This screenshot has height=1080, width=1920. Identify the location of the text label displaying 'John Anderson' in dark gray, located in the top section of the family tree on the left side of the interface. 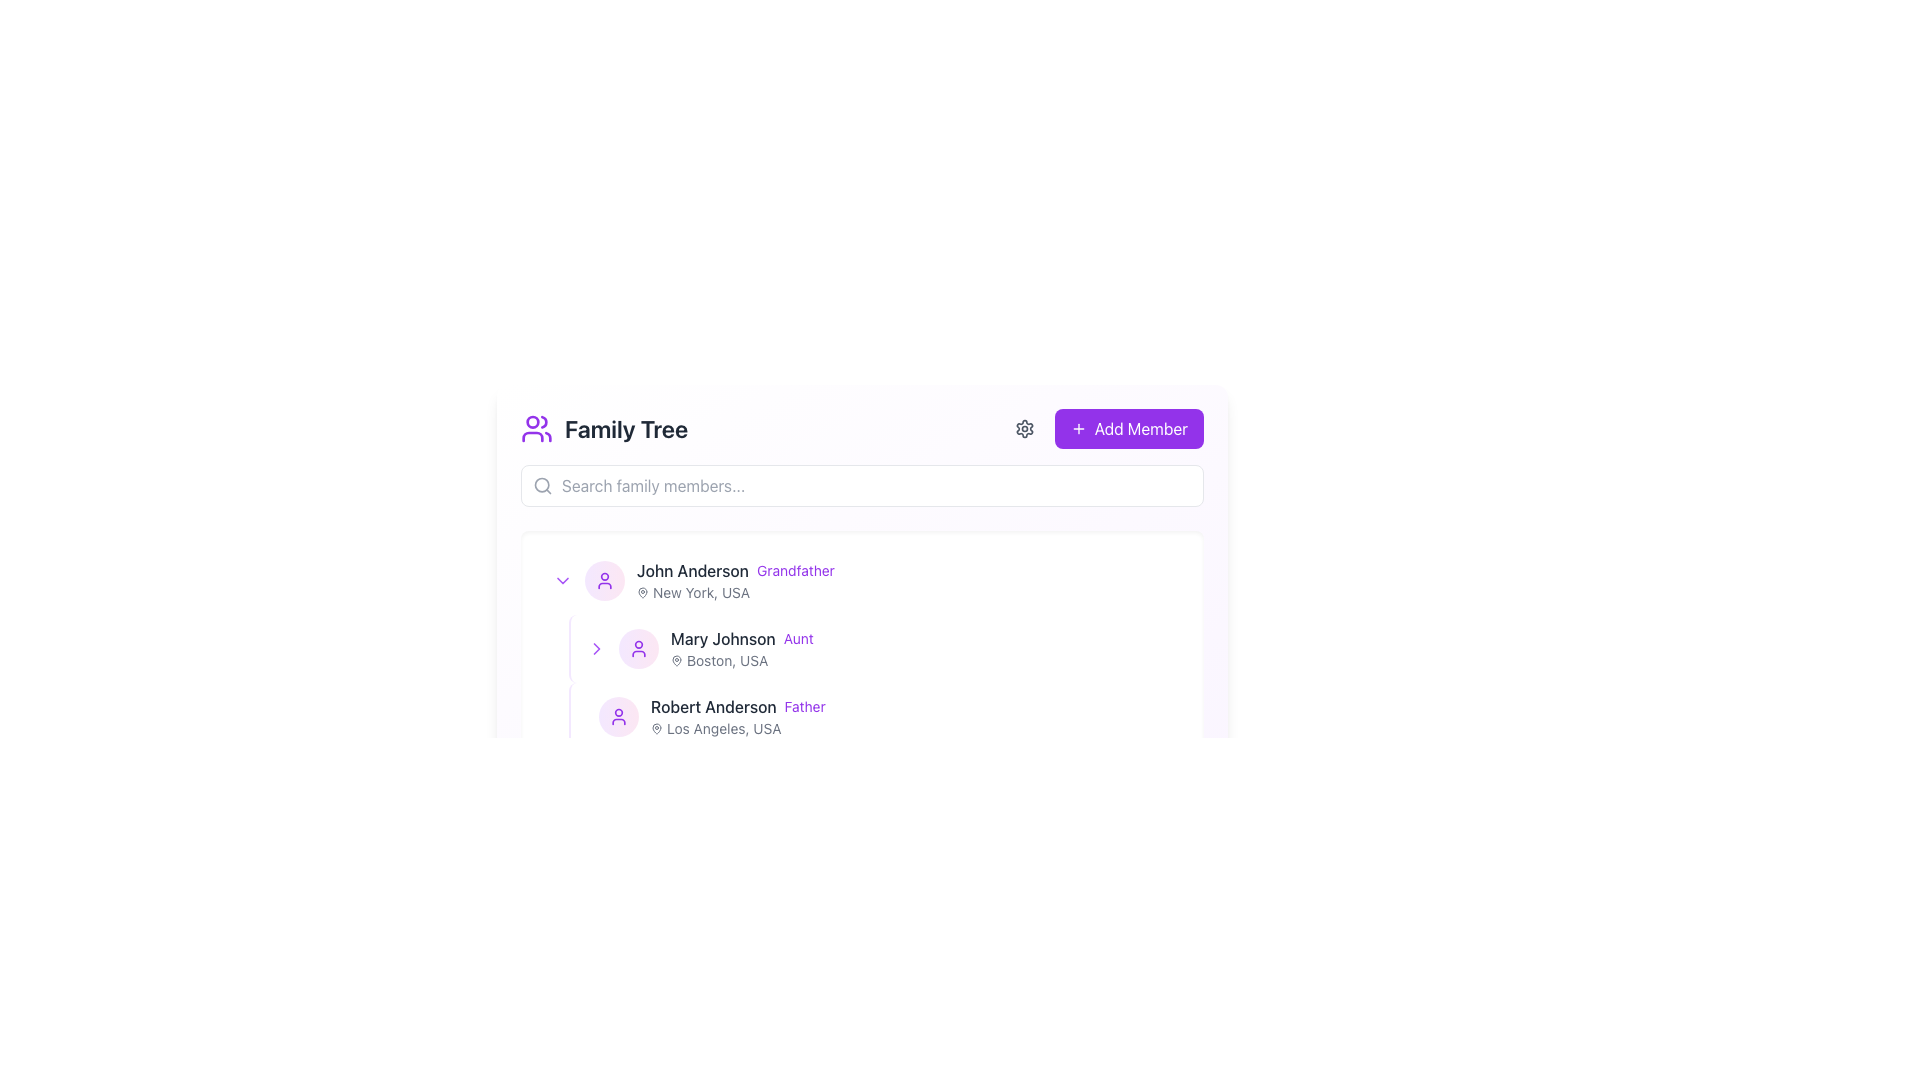
(692, 570).